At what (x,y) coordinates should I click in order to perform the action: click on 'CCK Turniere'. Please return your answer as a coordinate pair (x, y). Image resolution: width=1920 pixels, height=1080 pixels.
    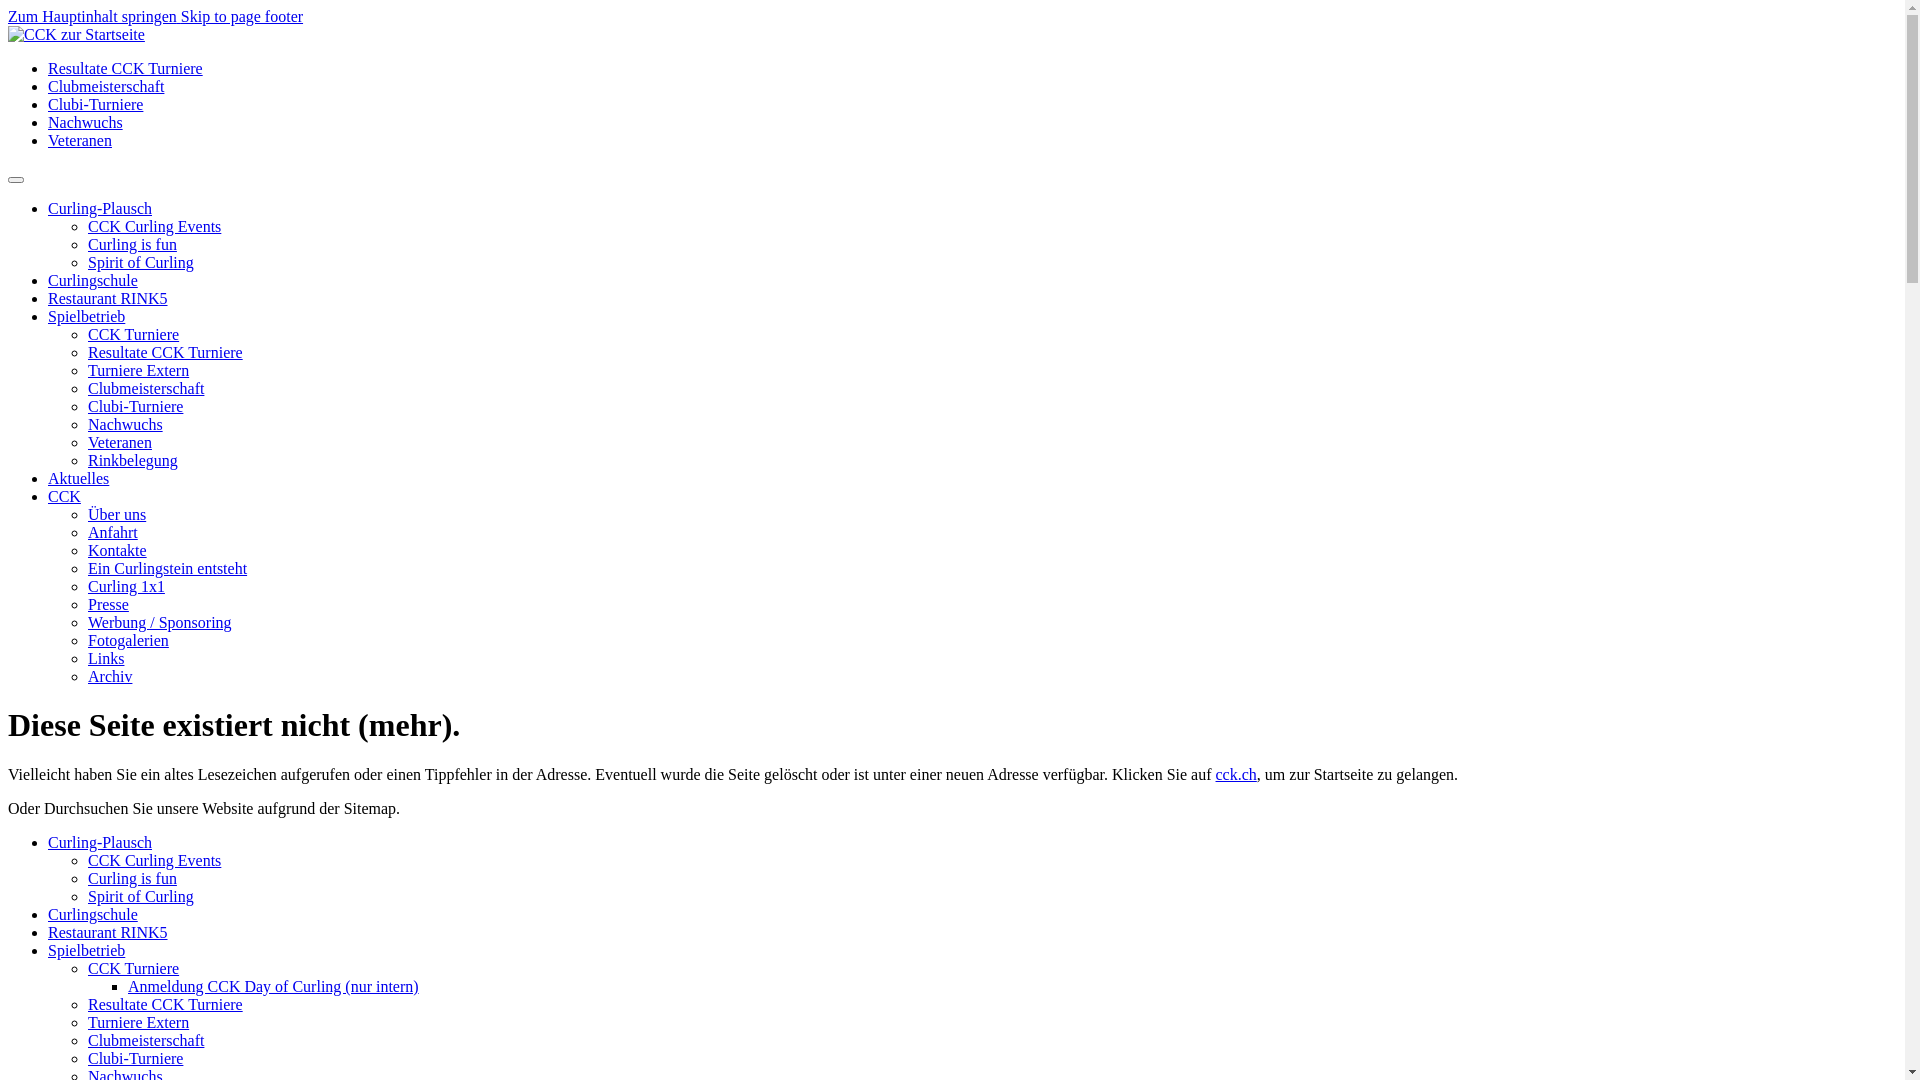
    Looking at the image, I should click on (132, 333).